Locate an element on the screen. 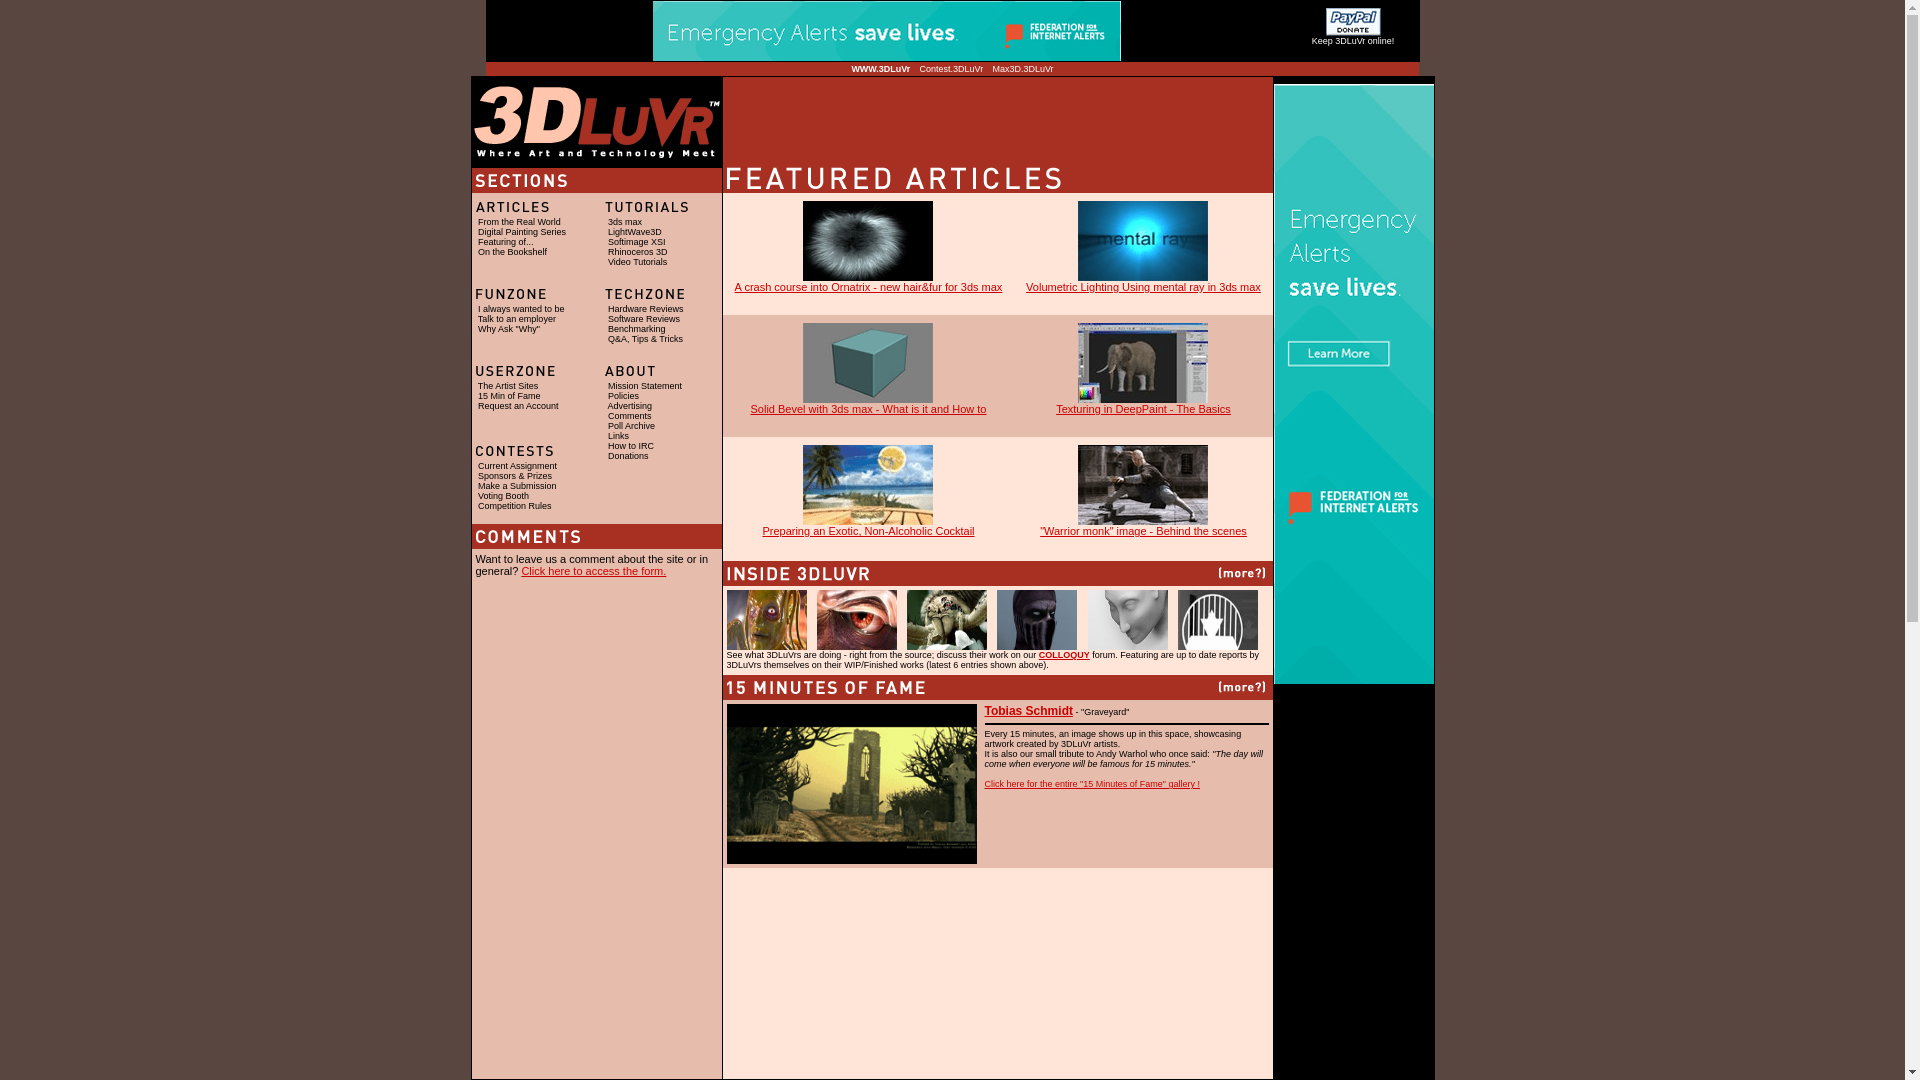  'Mission Statement' is located at coordinates (644, 385).